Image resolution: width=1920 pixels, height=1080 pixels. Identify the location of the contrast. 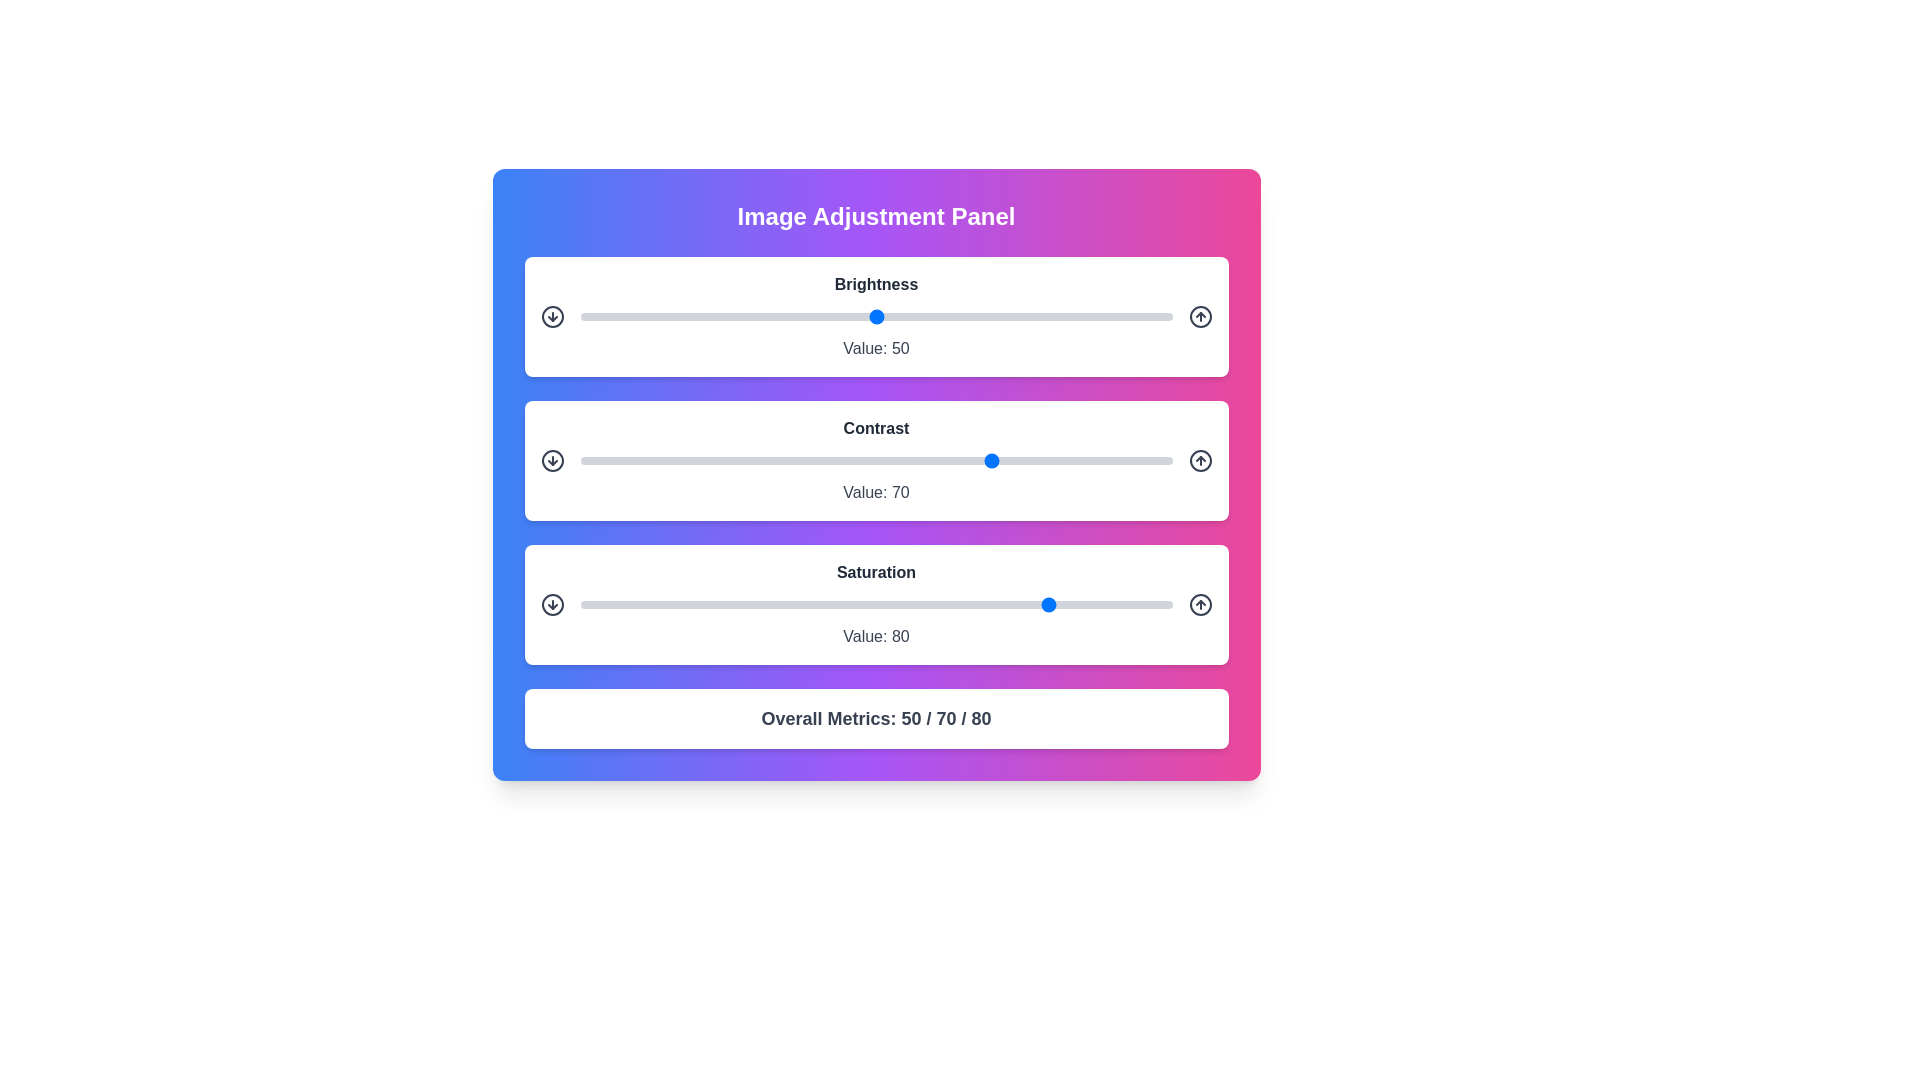
(686, 461).